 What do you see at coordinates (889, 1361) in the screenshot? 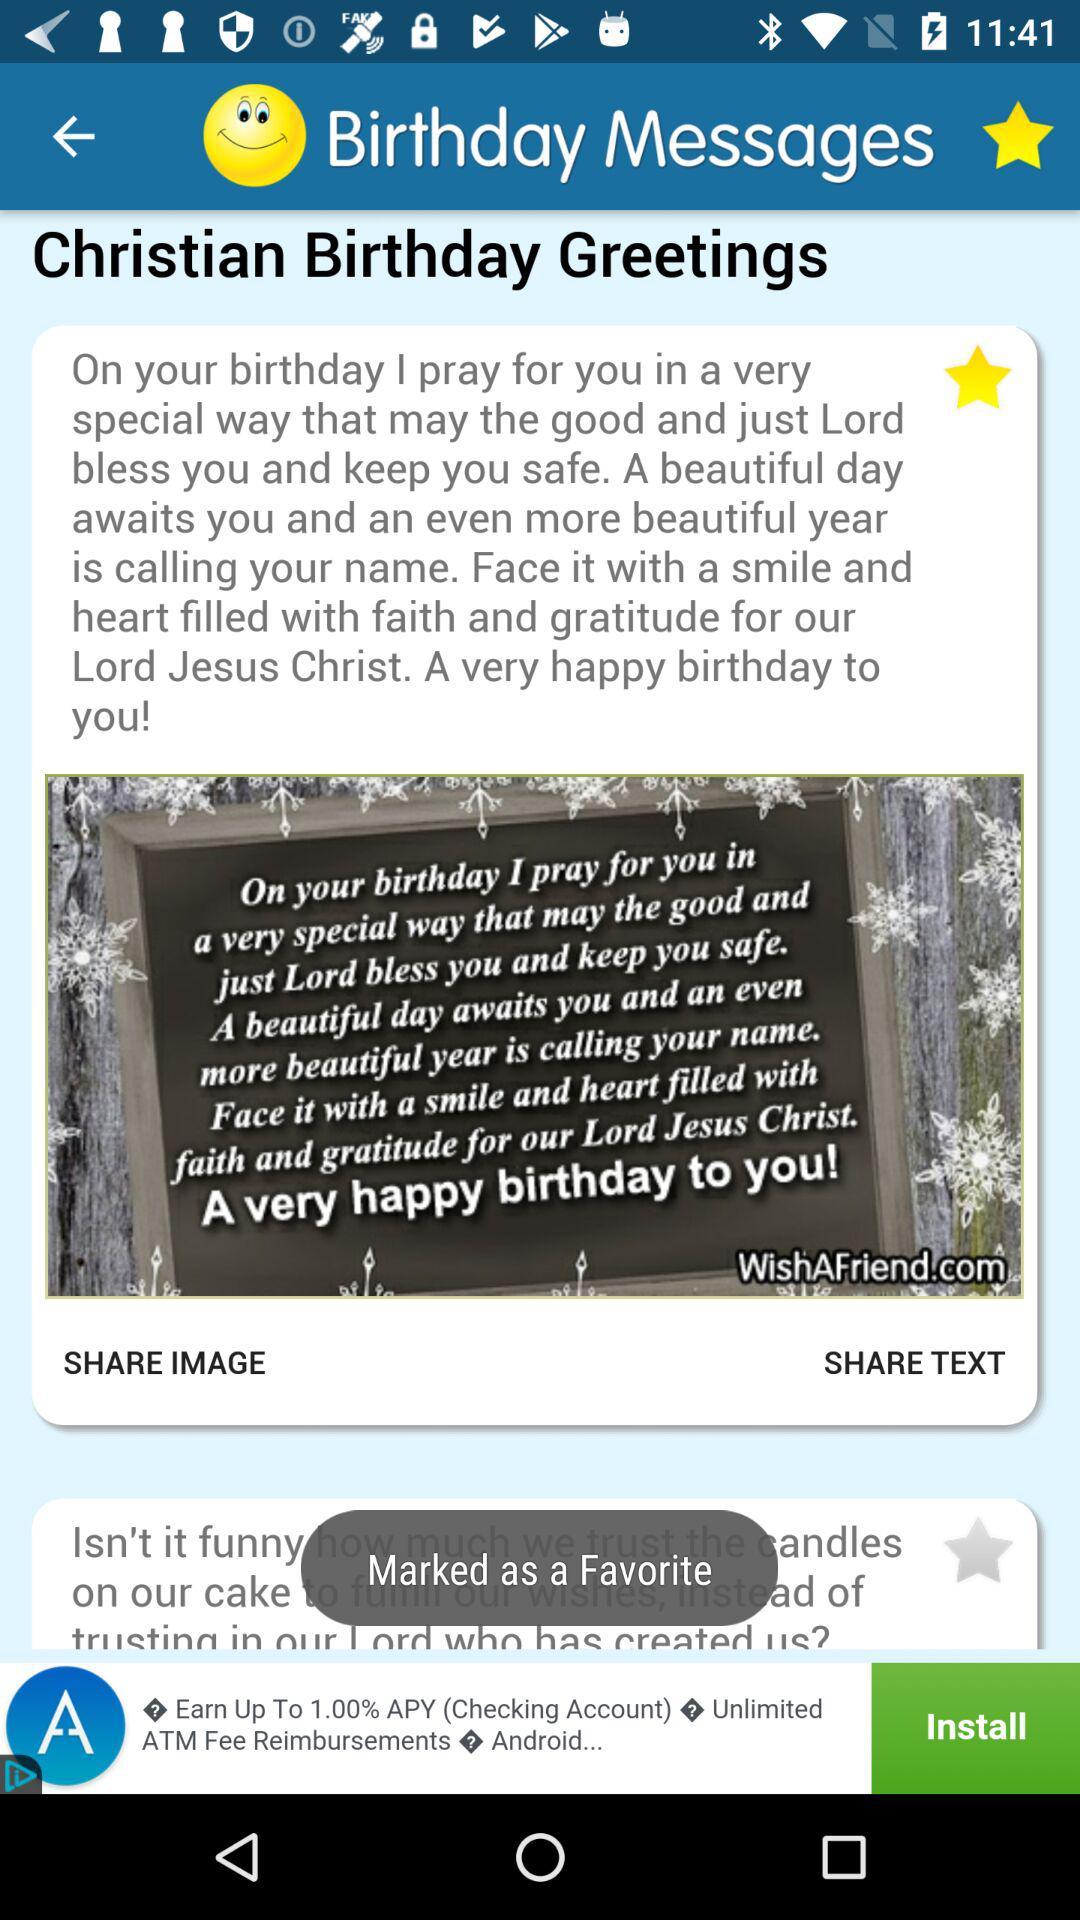
I see `item next to share image item` at bounding box center [889, 1361].